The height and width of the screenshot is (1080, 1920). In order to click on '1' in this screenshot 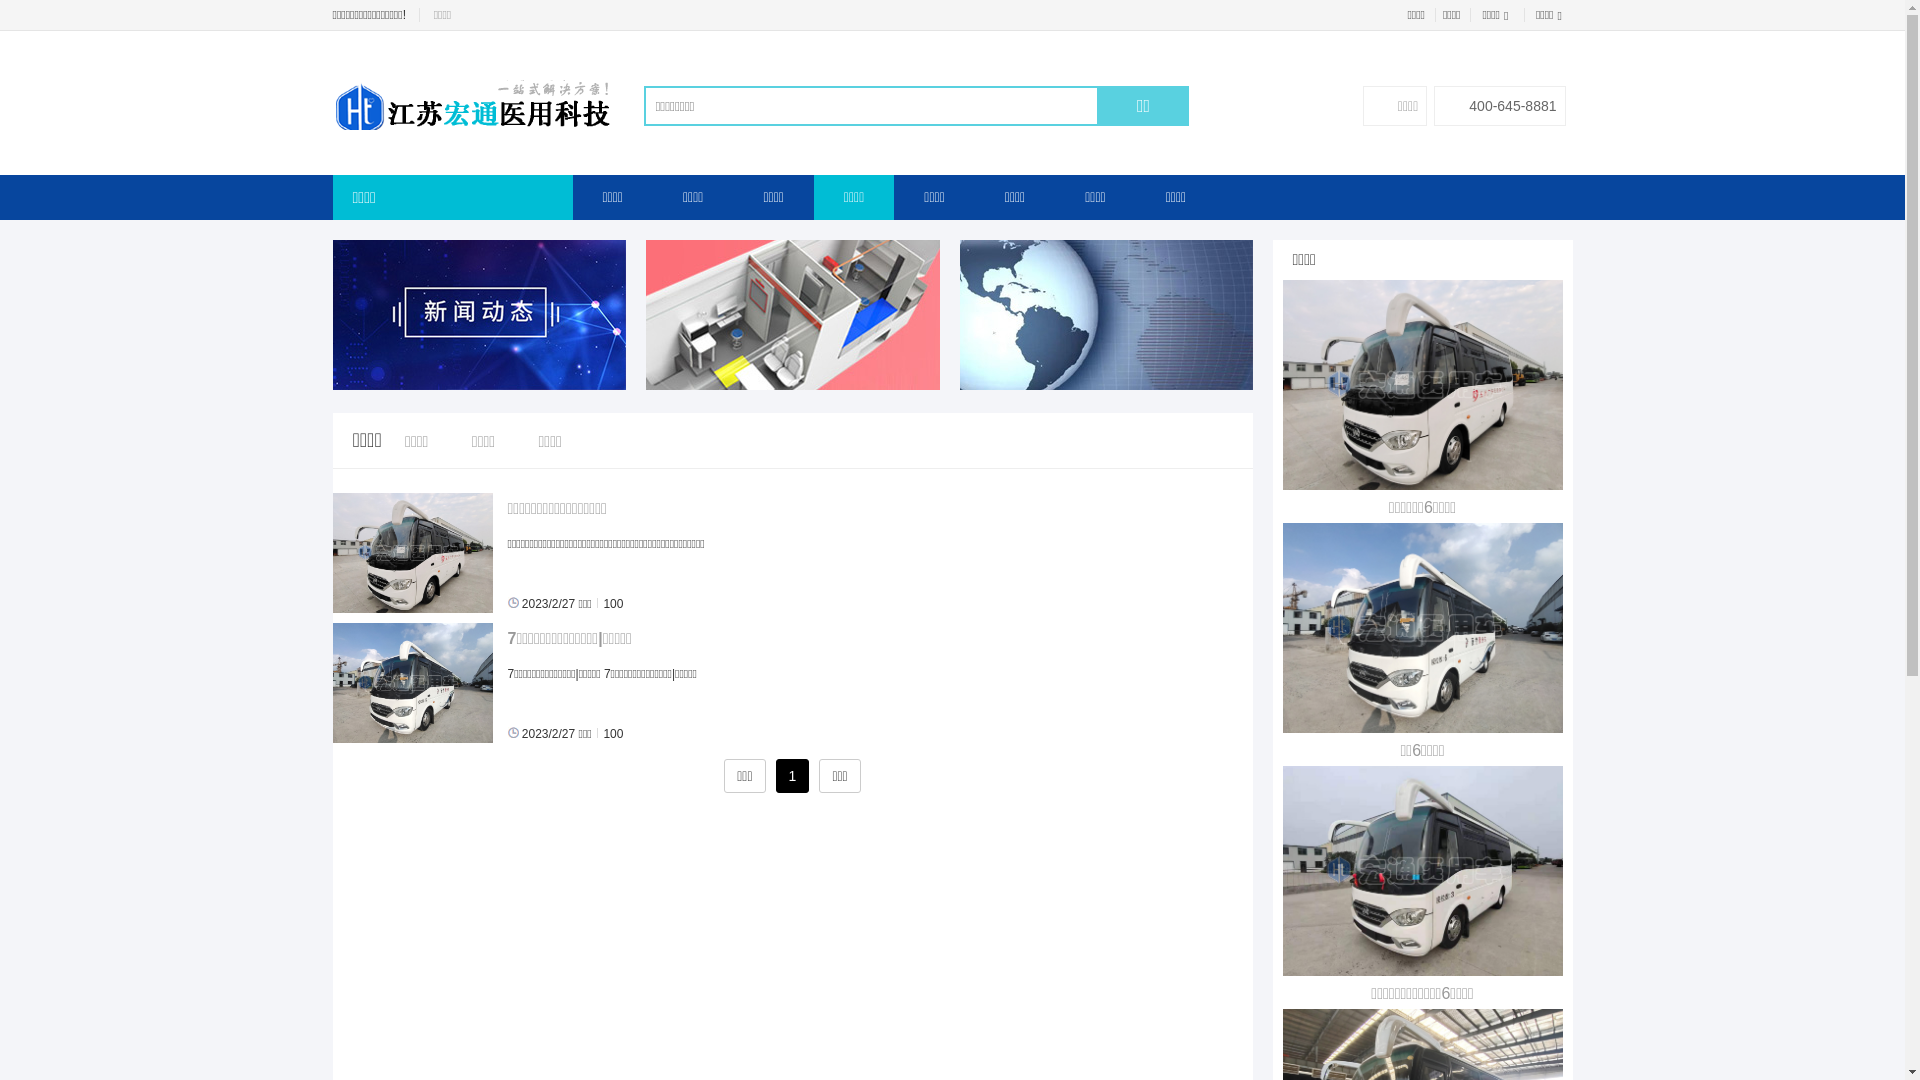, I will do `click(791, 774)`.